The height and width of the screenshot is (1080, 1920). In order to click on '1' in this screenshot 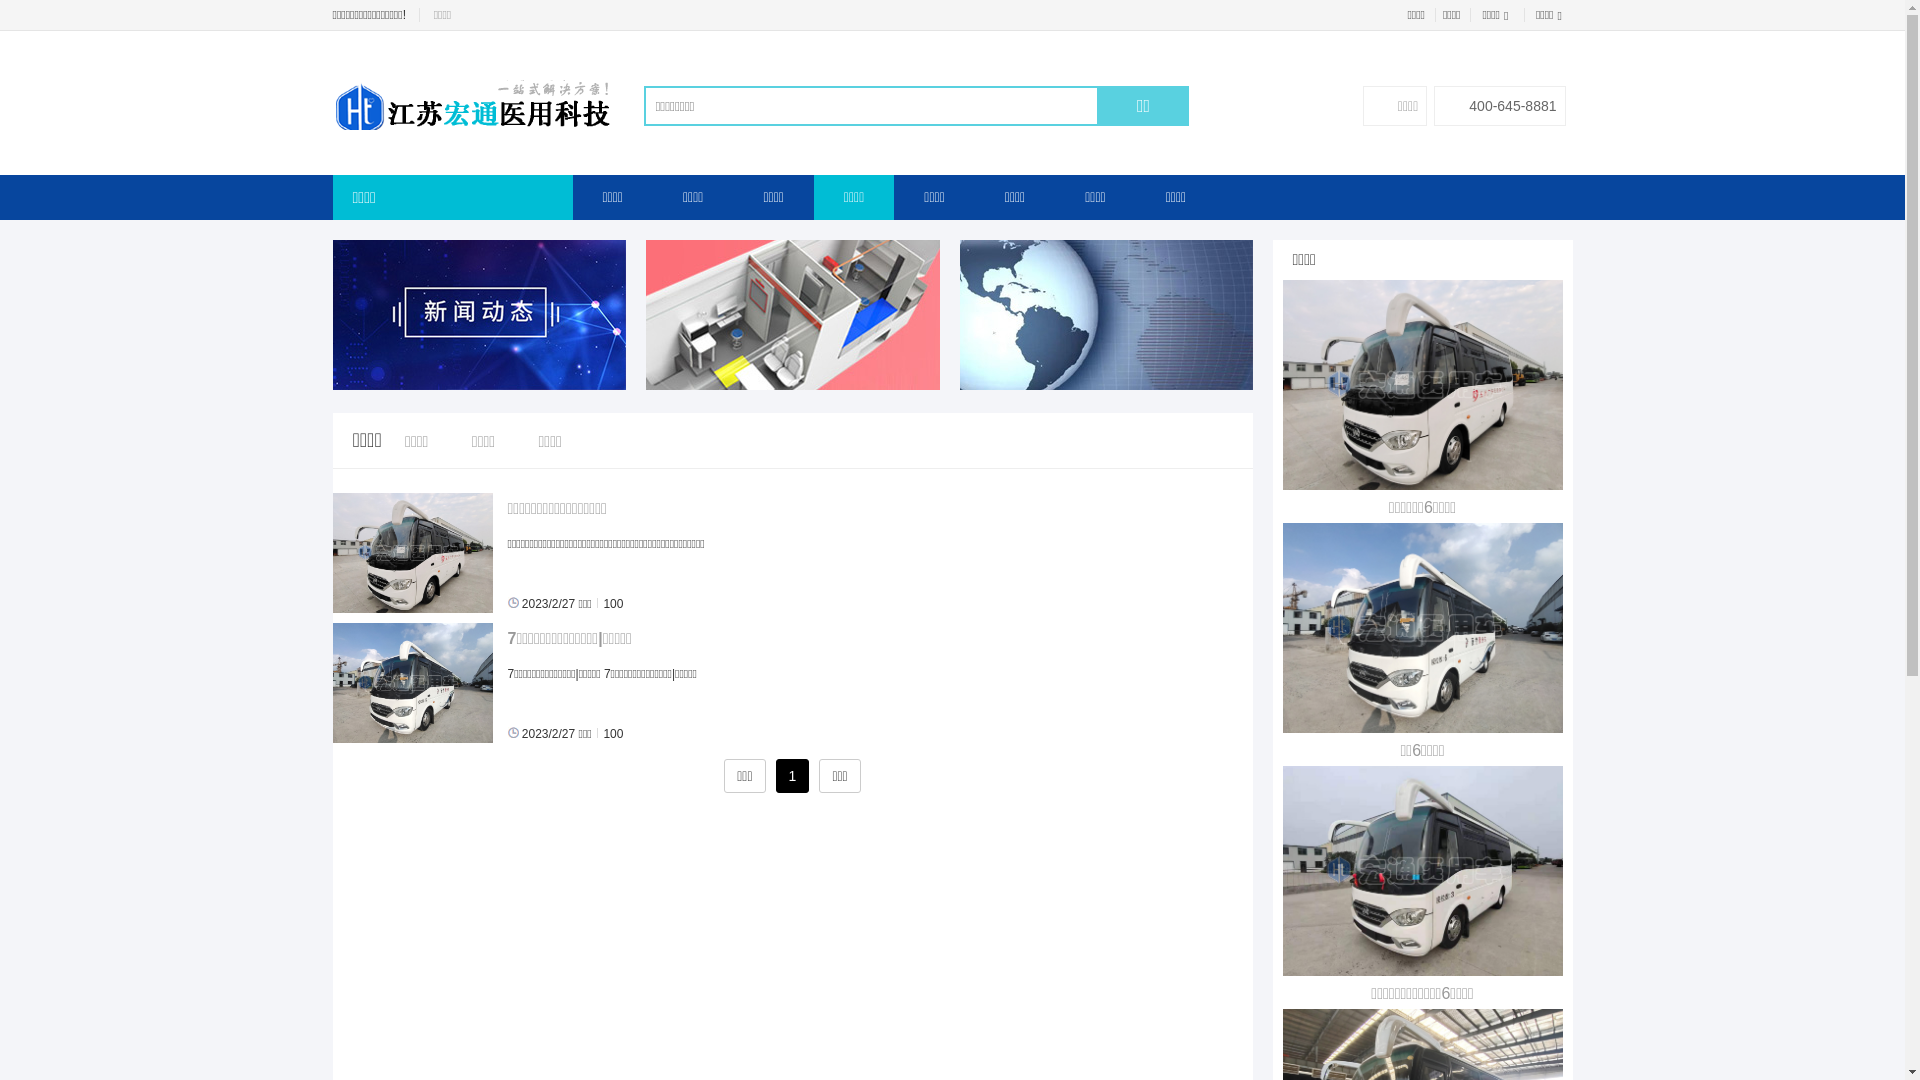, I will do `click(791, 774)`.